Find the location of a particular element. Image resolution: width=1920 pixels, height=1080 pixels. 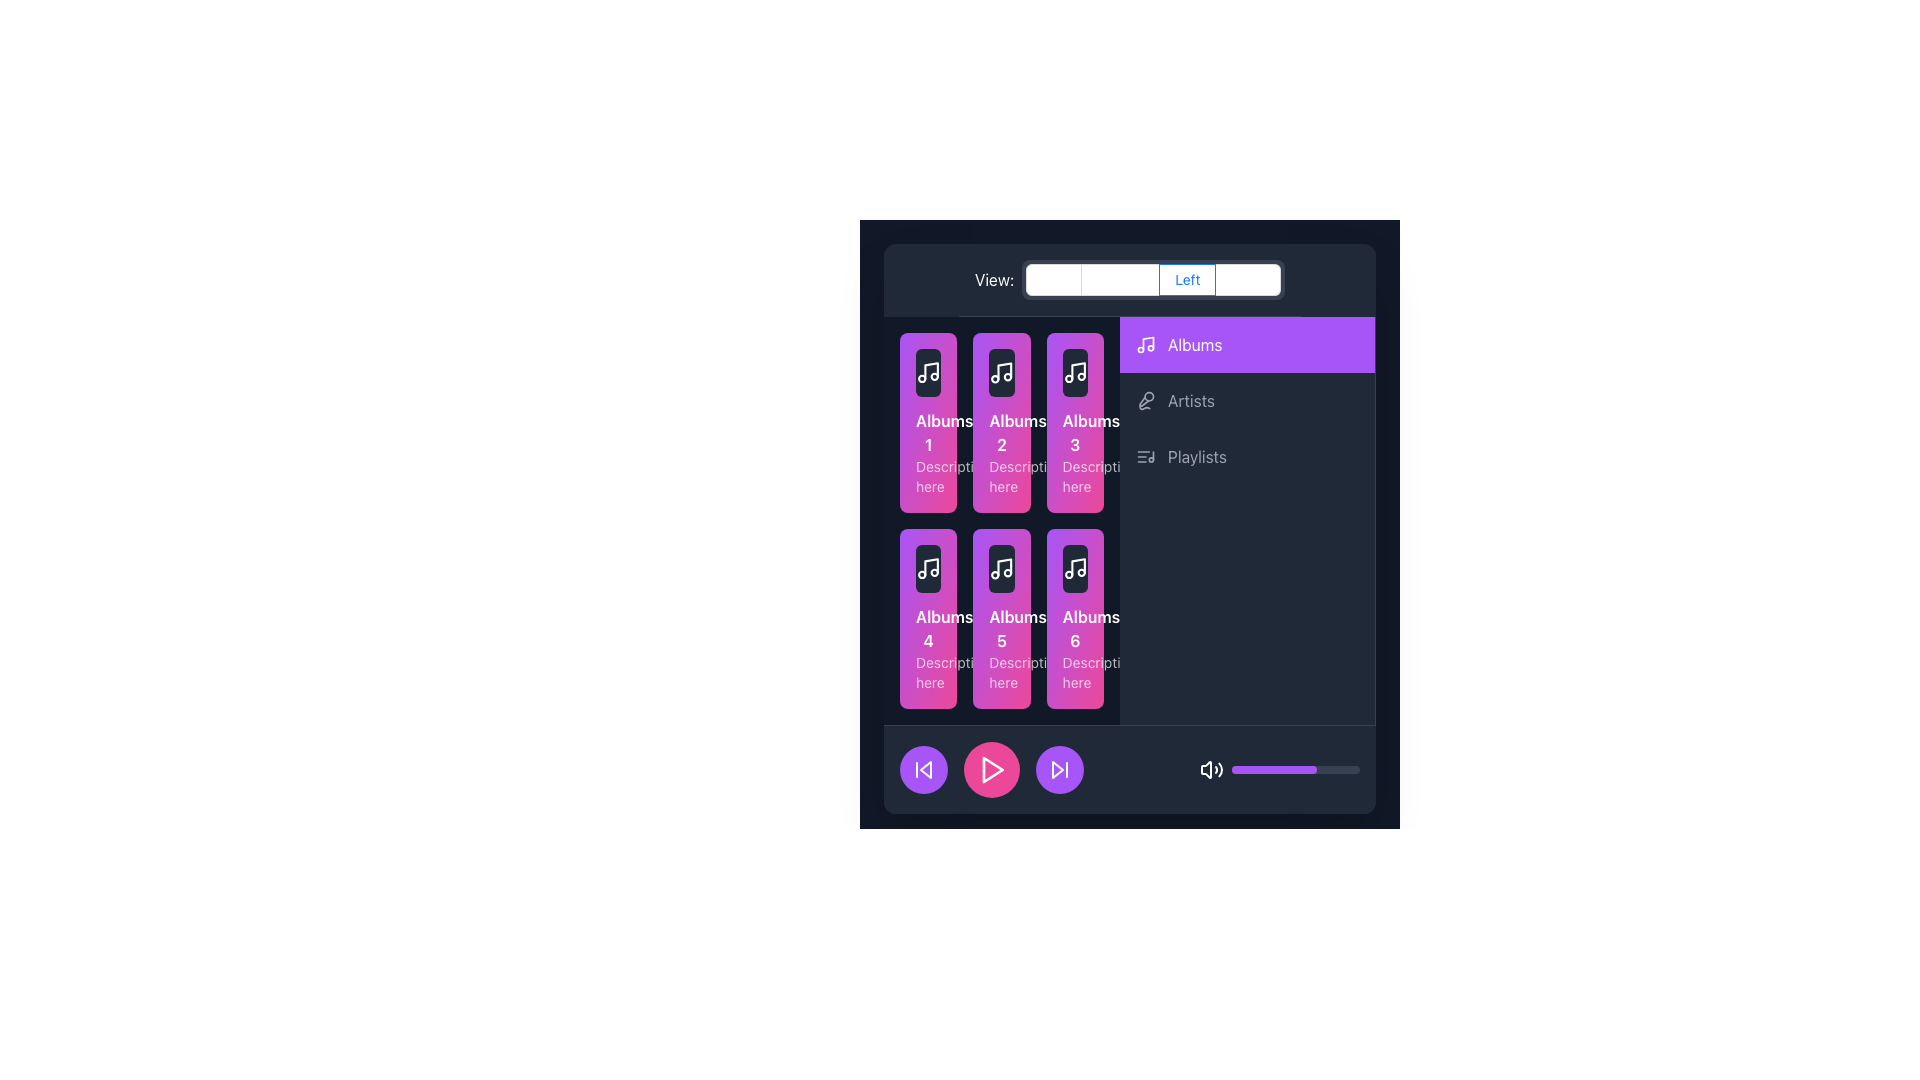

text content of the label displaying 'Albums 4', which is located in the second row, first column of the grid layout in the left panel, part of a colorful card with a gradient from purple to pink is located at coordinates (927, 627).